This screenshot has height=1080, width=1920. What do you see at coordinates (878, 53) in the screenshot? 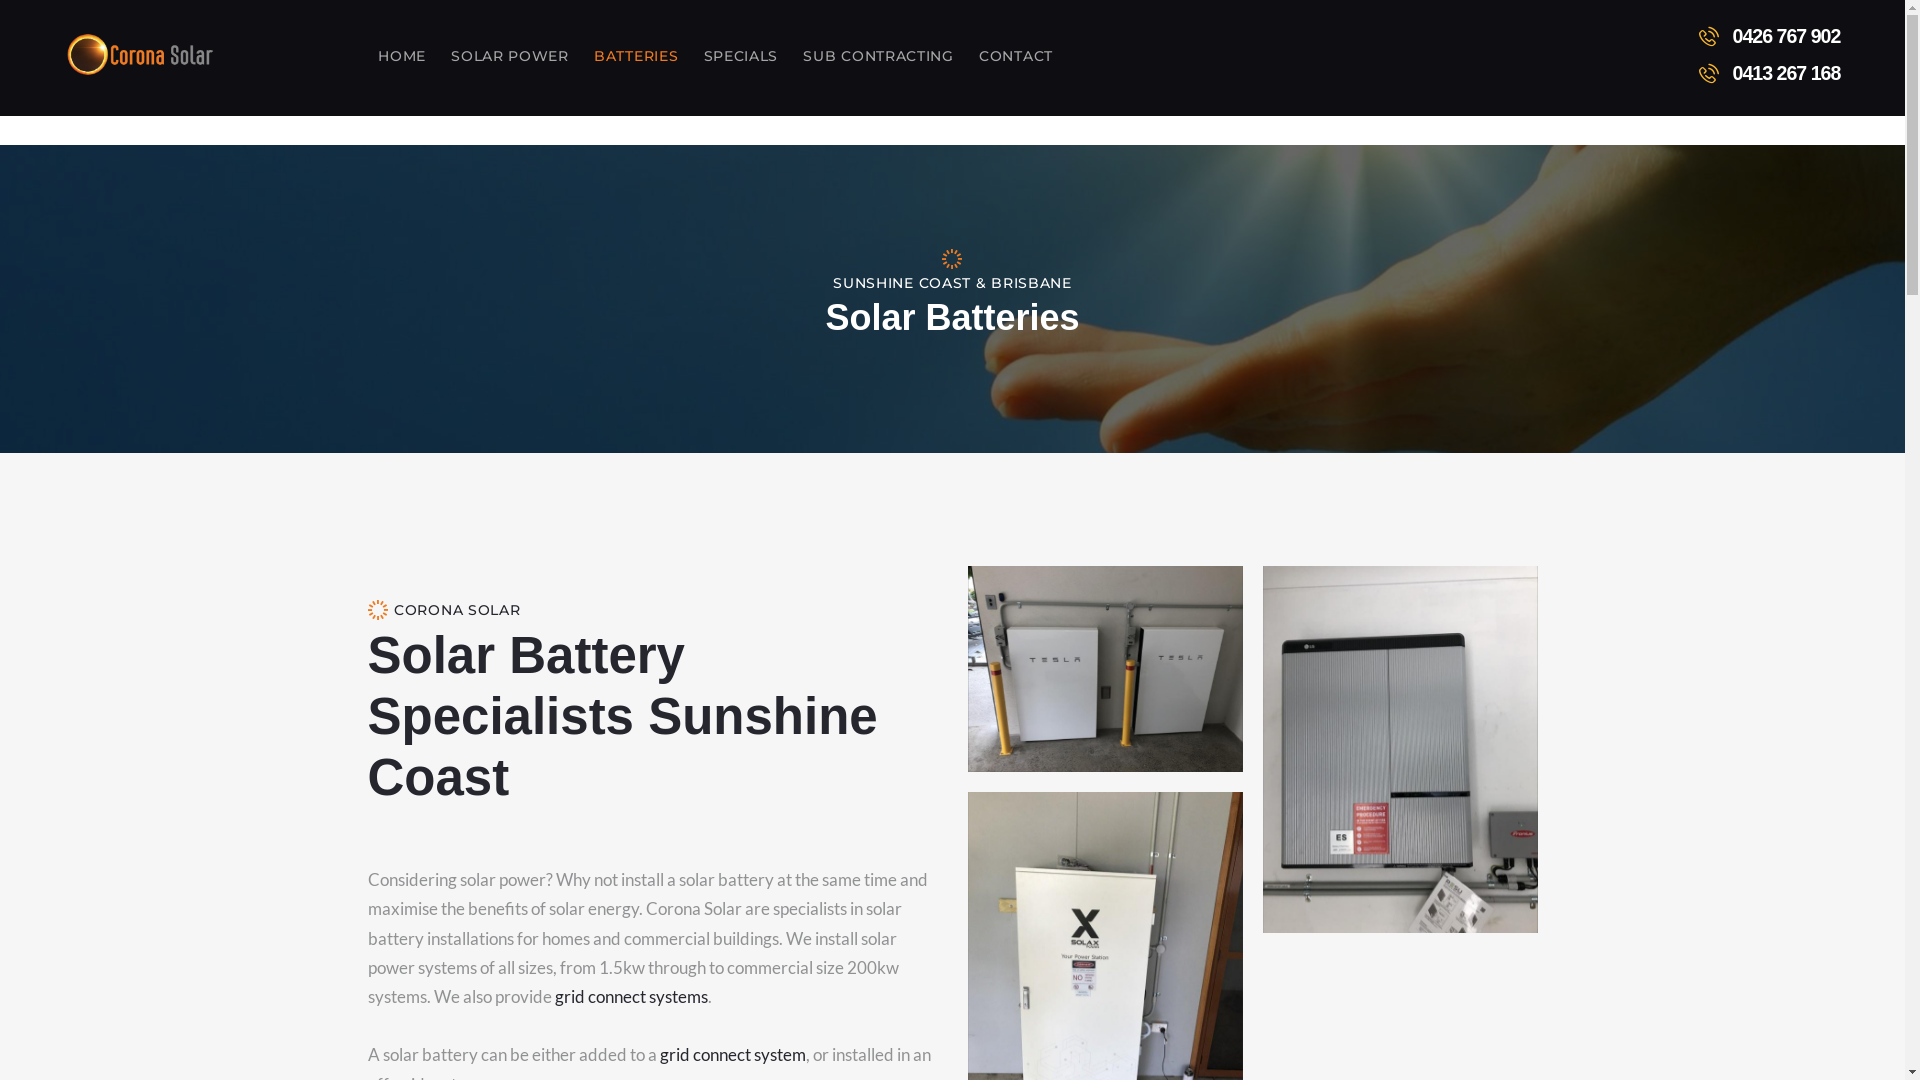
I see `'SUB CONTRACTING'` at bounding box center [878, 53].